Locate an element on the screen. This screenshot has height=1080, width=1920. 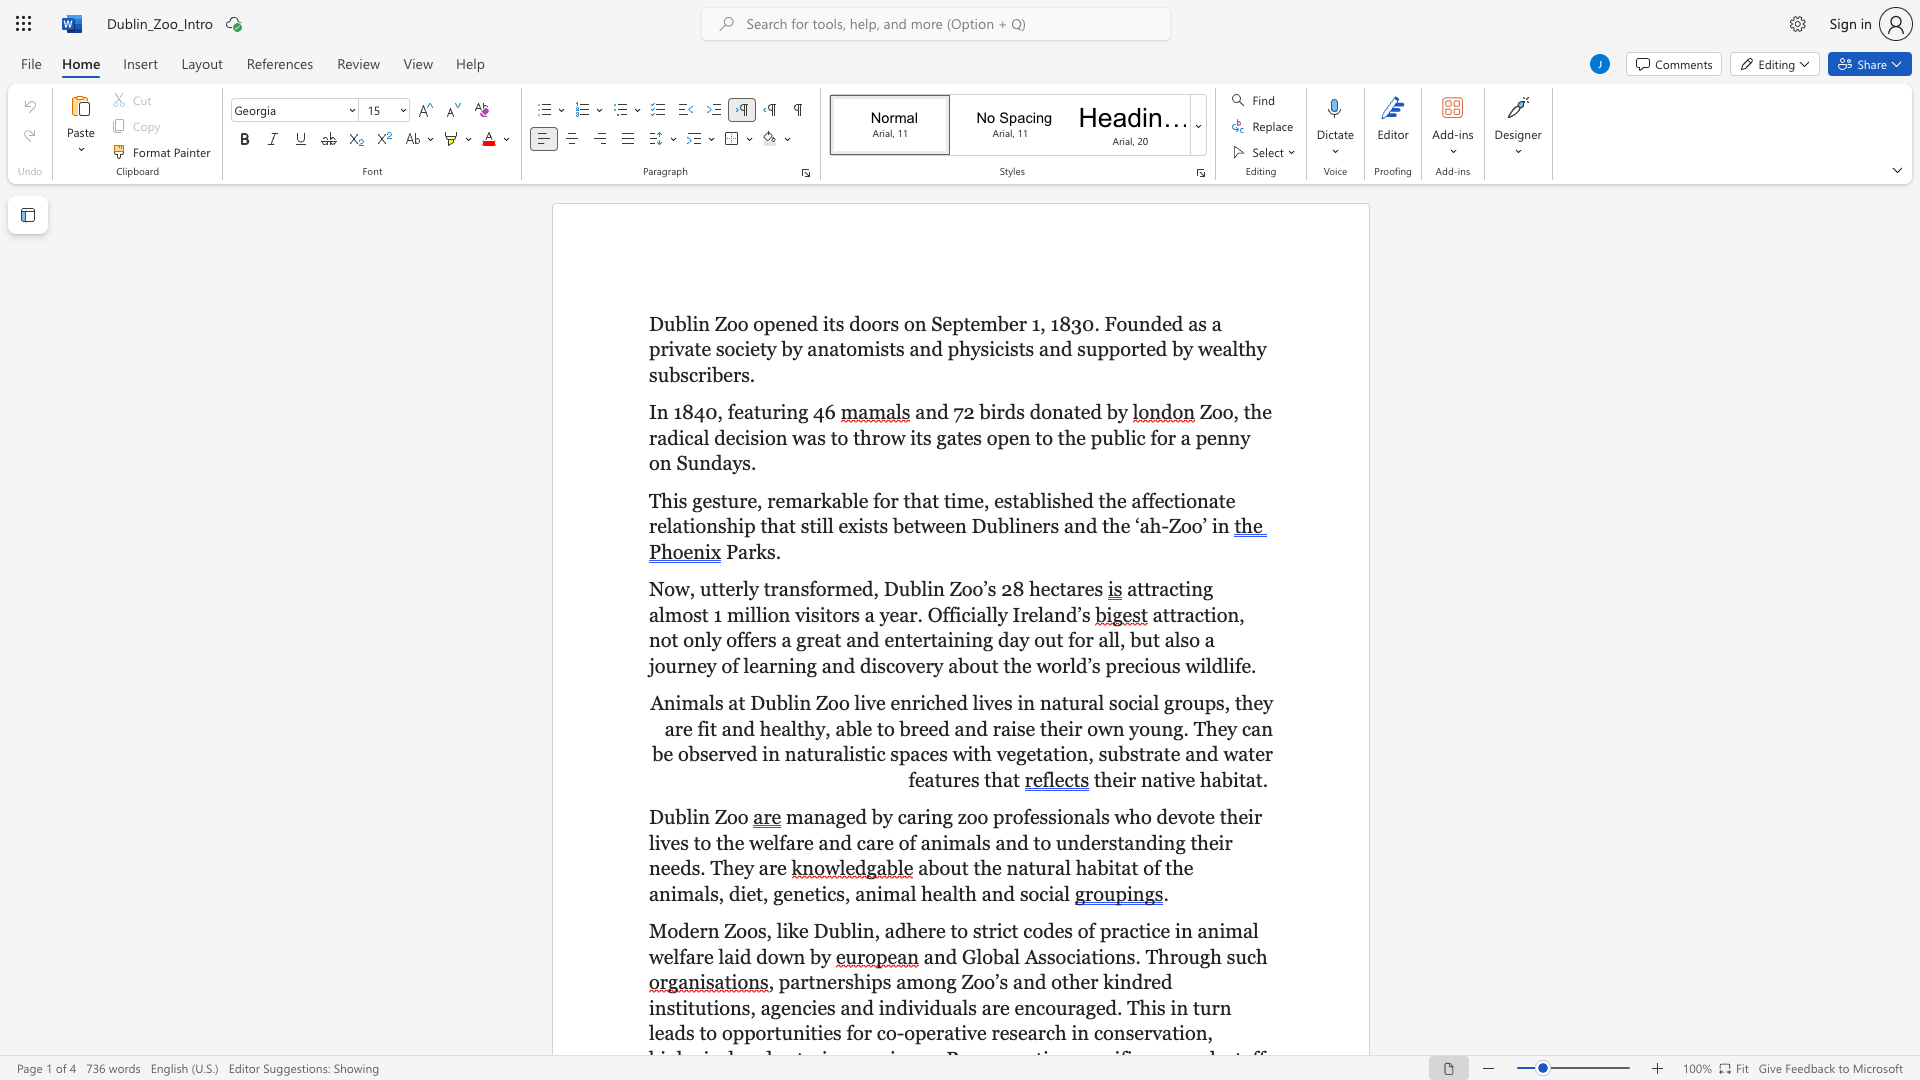
the subset text "ciety by anatomists and physicists and supported by w" within the text "Dublin Zoo opened its doors on September 1, 1830. Founded as a private society by anatomists and physicists and supported by wealthy subscribers." is located at coordinates (734, 348).